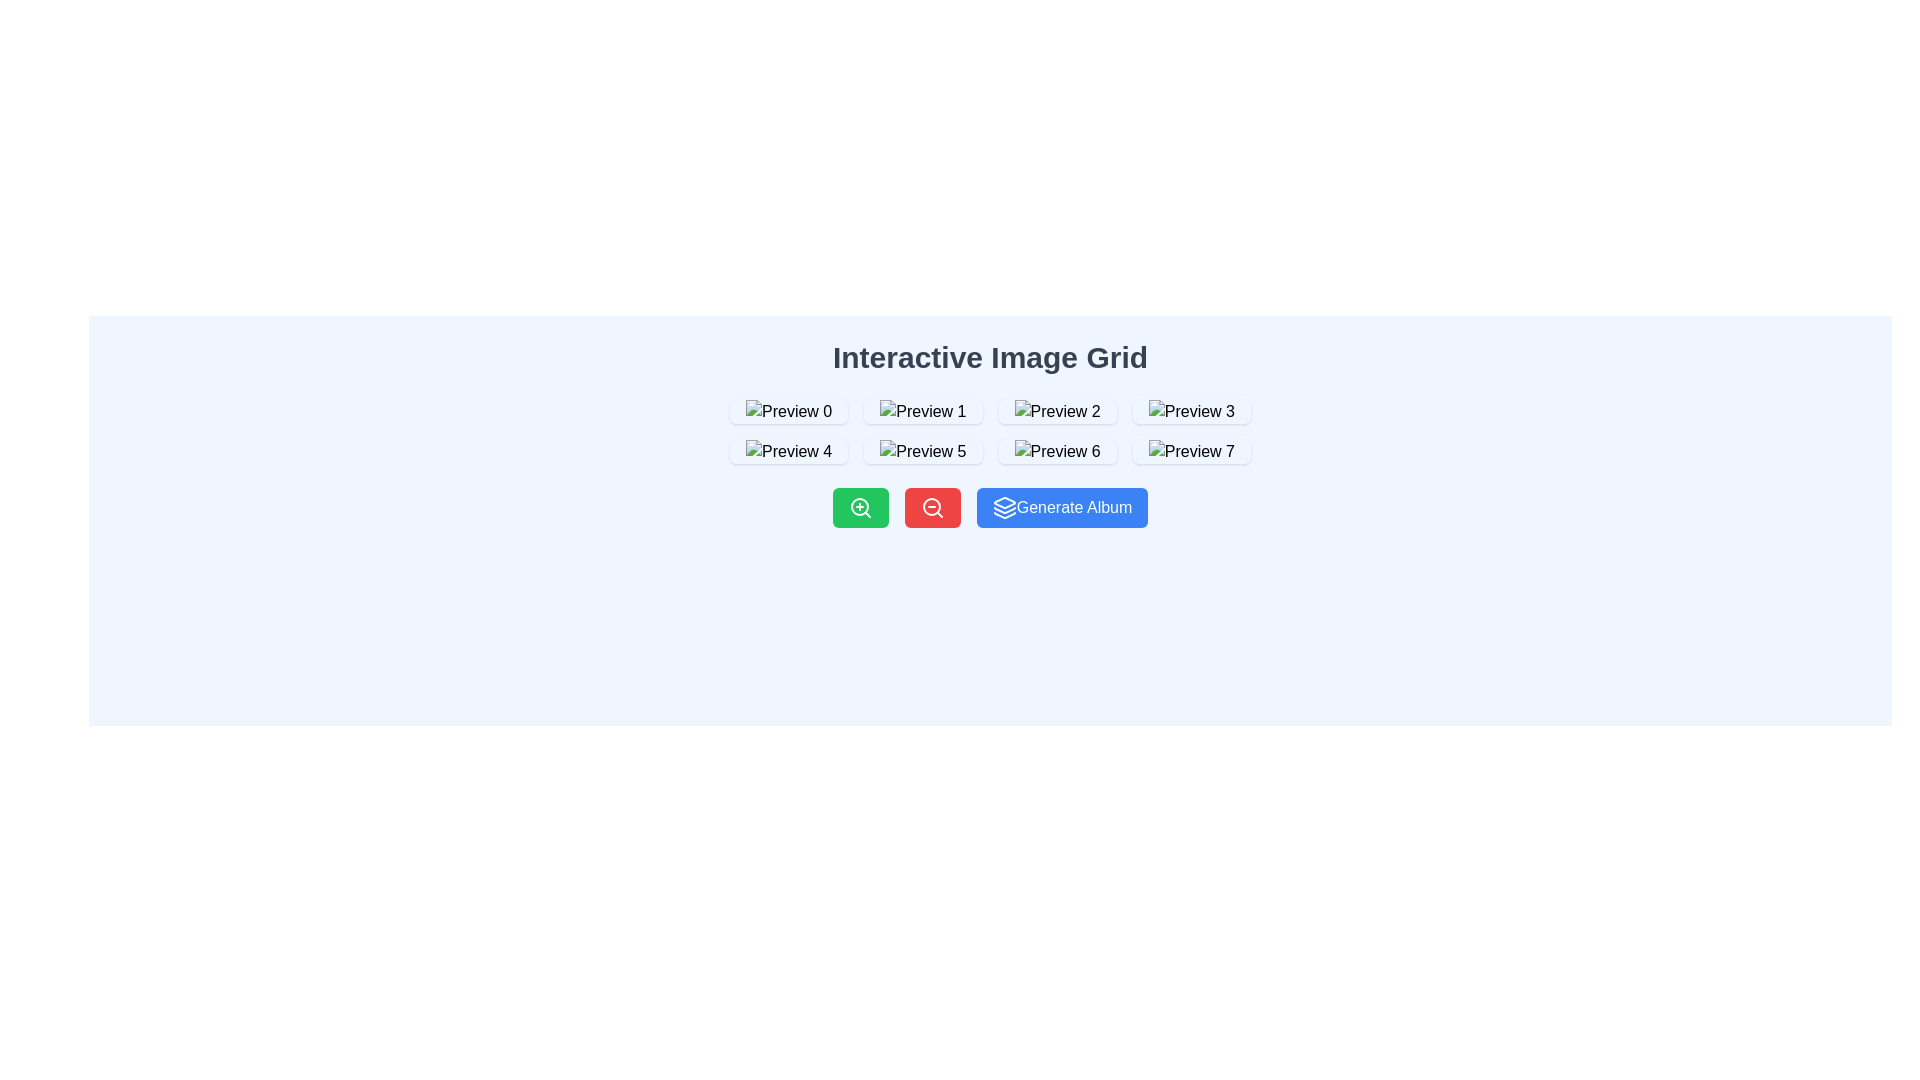 This screenshot has height=1080, width=1920. I want to click on the rightmost button under the preview images section to generate an album, so click(1061, 507).